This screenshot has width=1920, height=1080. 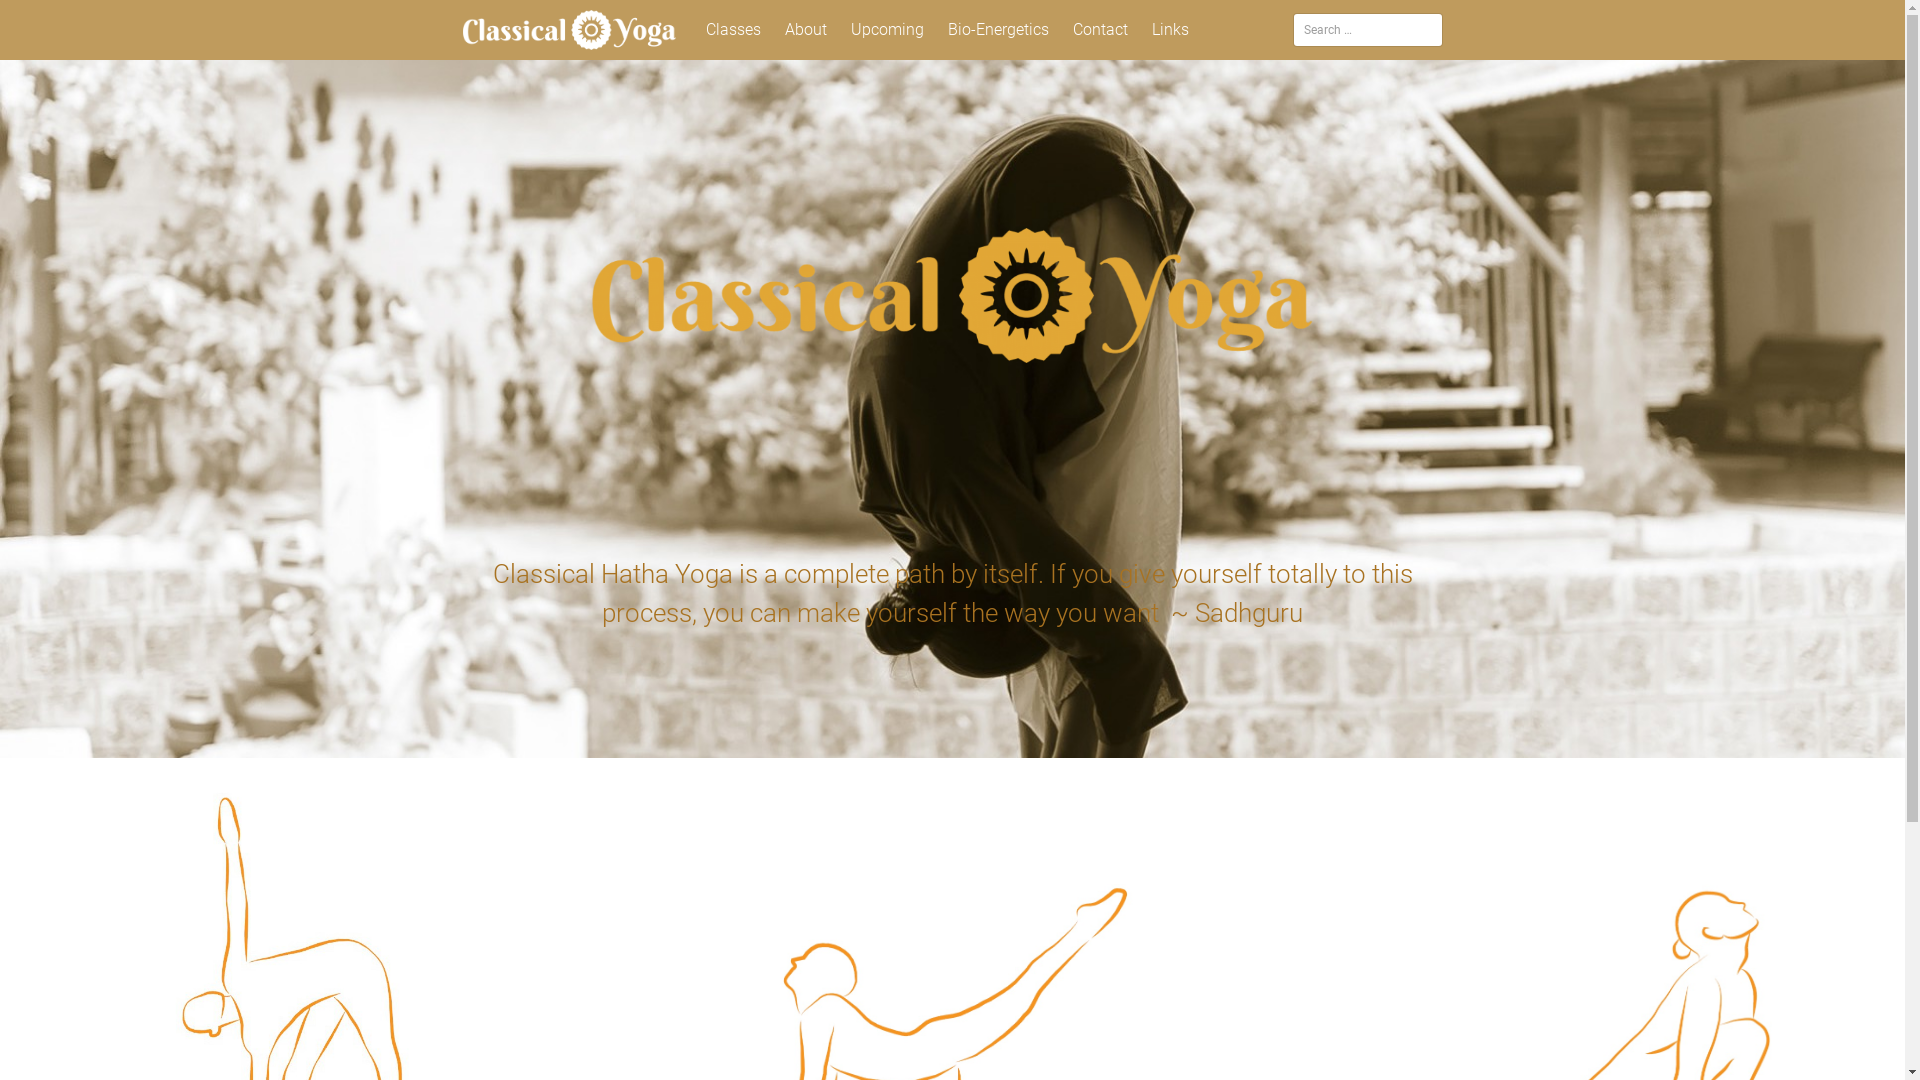 I want to click on 'Links', so click(x=1170, y=30).